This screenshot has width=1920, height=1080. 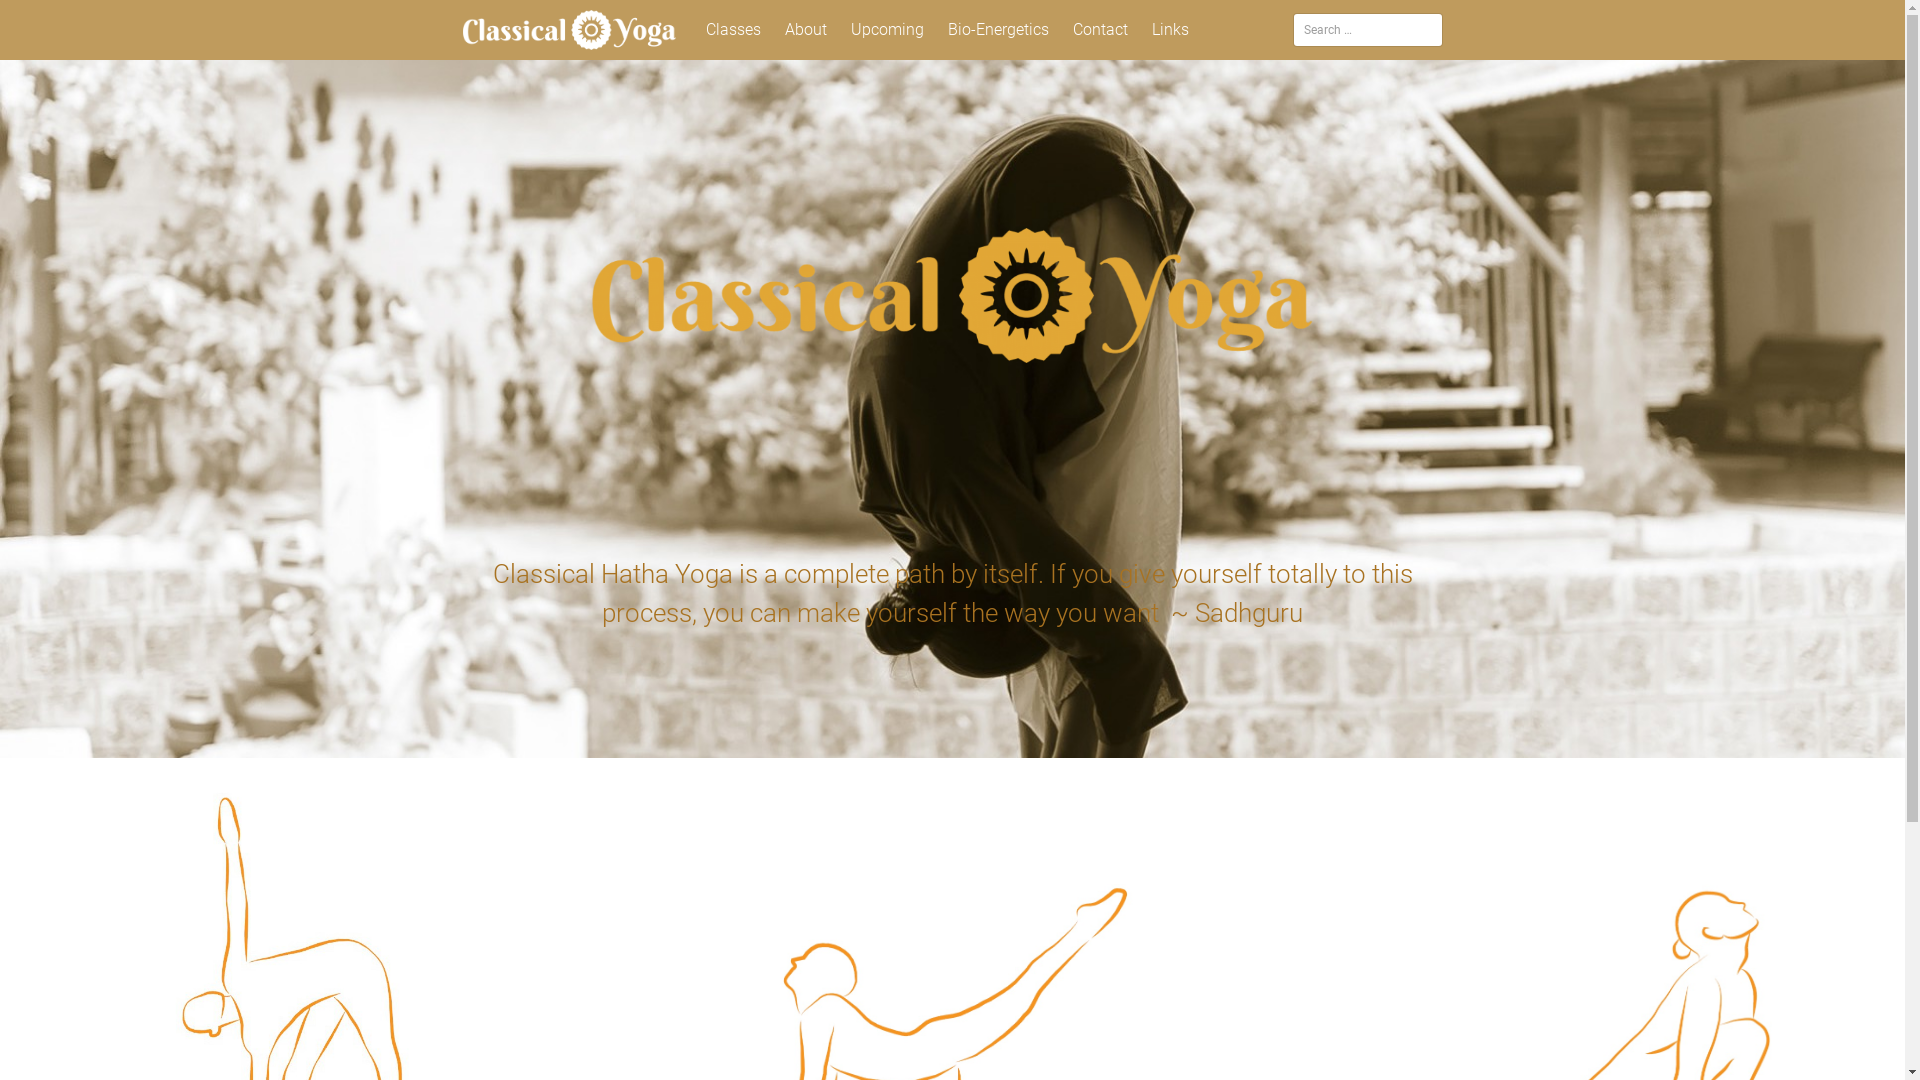 I want to click on 'Links', so click(x=1170, y=30).